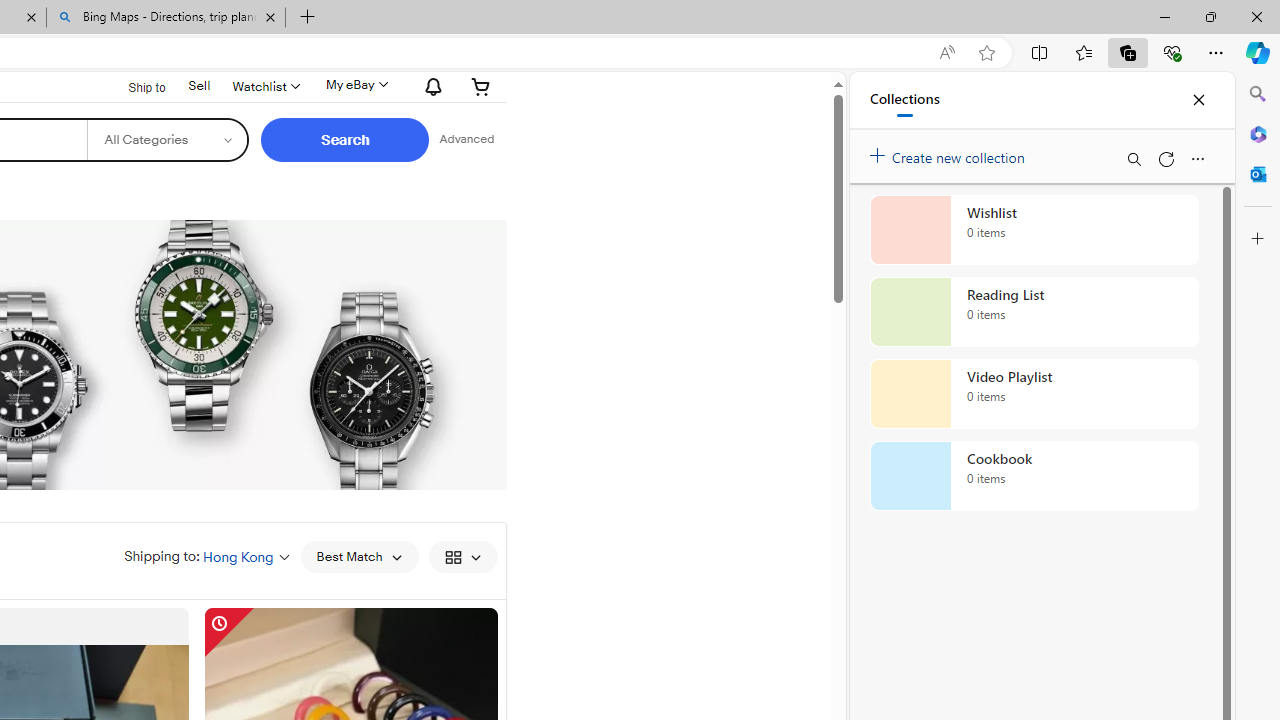 The image size is (1280, 720). Describe the element at coordinates (1257, 173) in the screenshot. I see `'Outlook'` at that location.